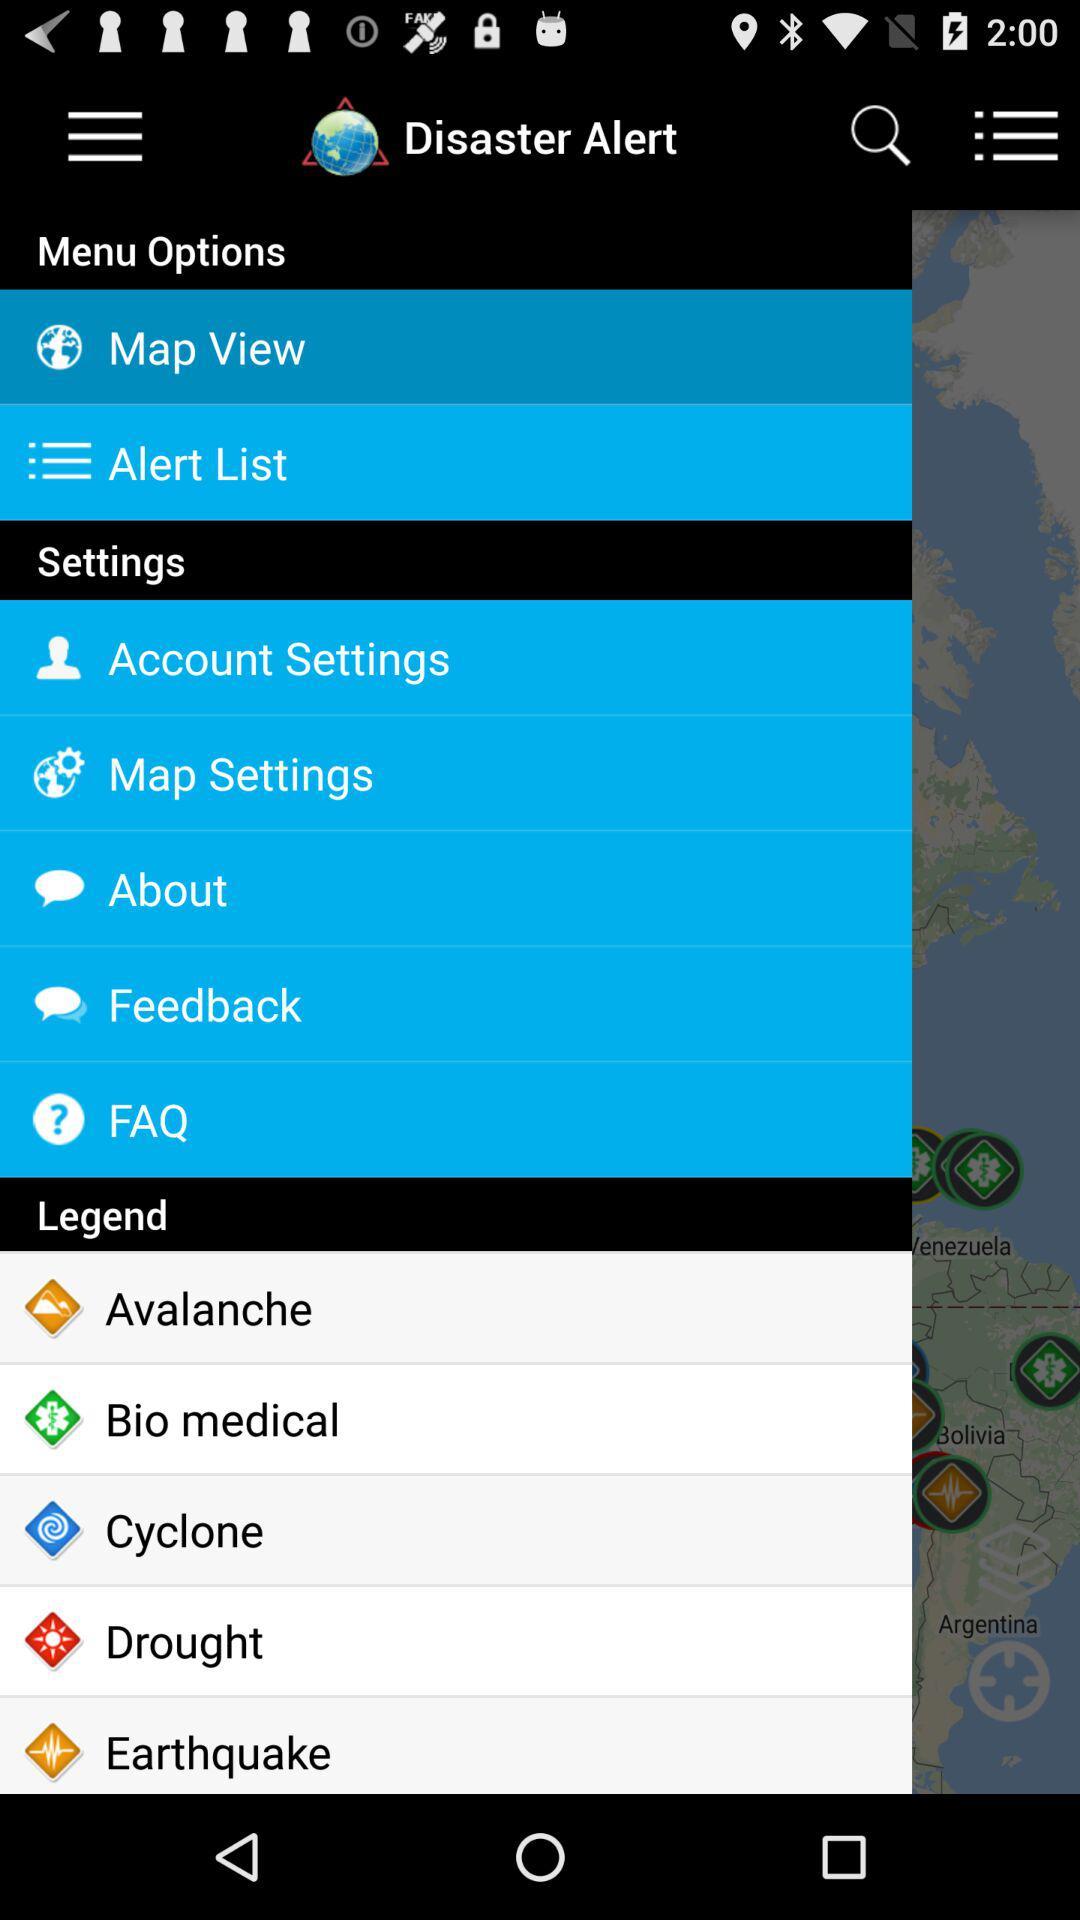 This screenshot has width=1080, height=1920. What do you see at coordinates (1014, 1666) in the screenshot?
I see `the layers icon` at bounding box center [1014, 1666].